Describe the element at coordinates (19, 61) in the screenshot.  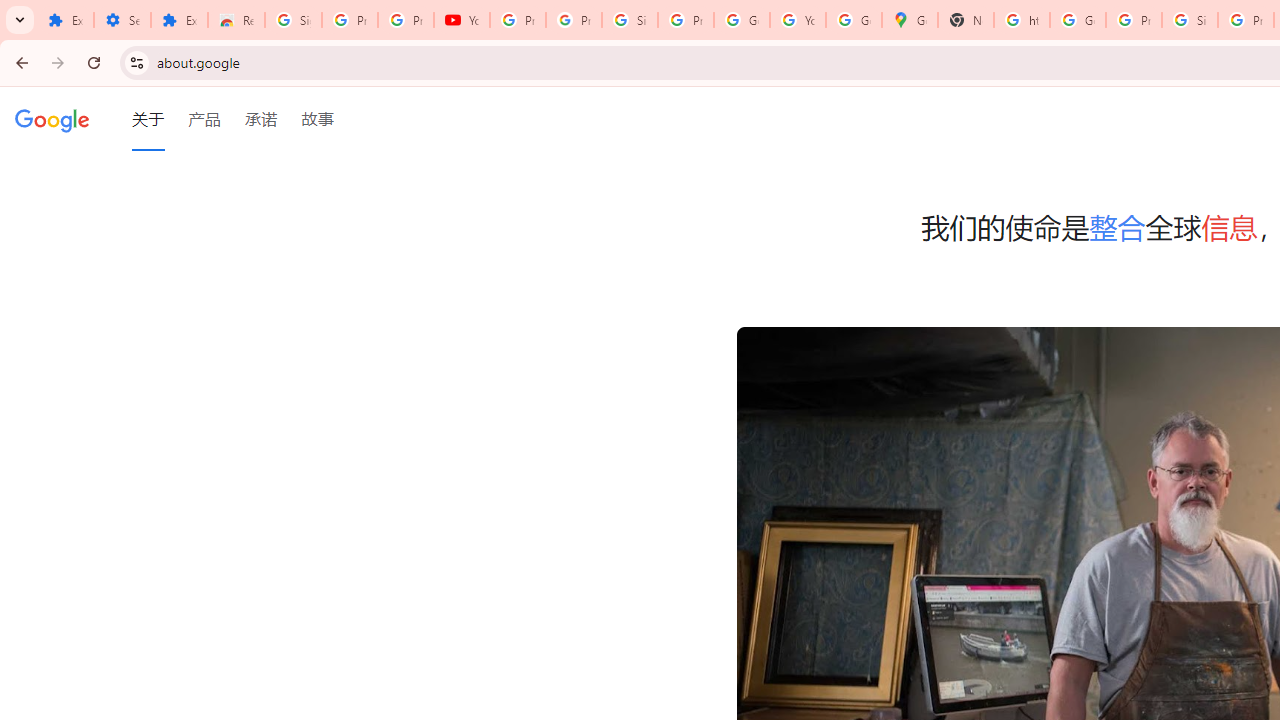
I see `'Back'` at that location.